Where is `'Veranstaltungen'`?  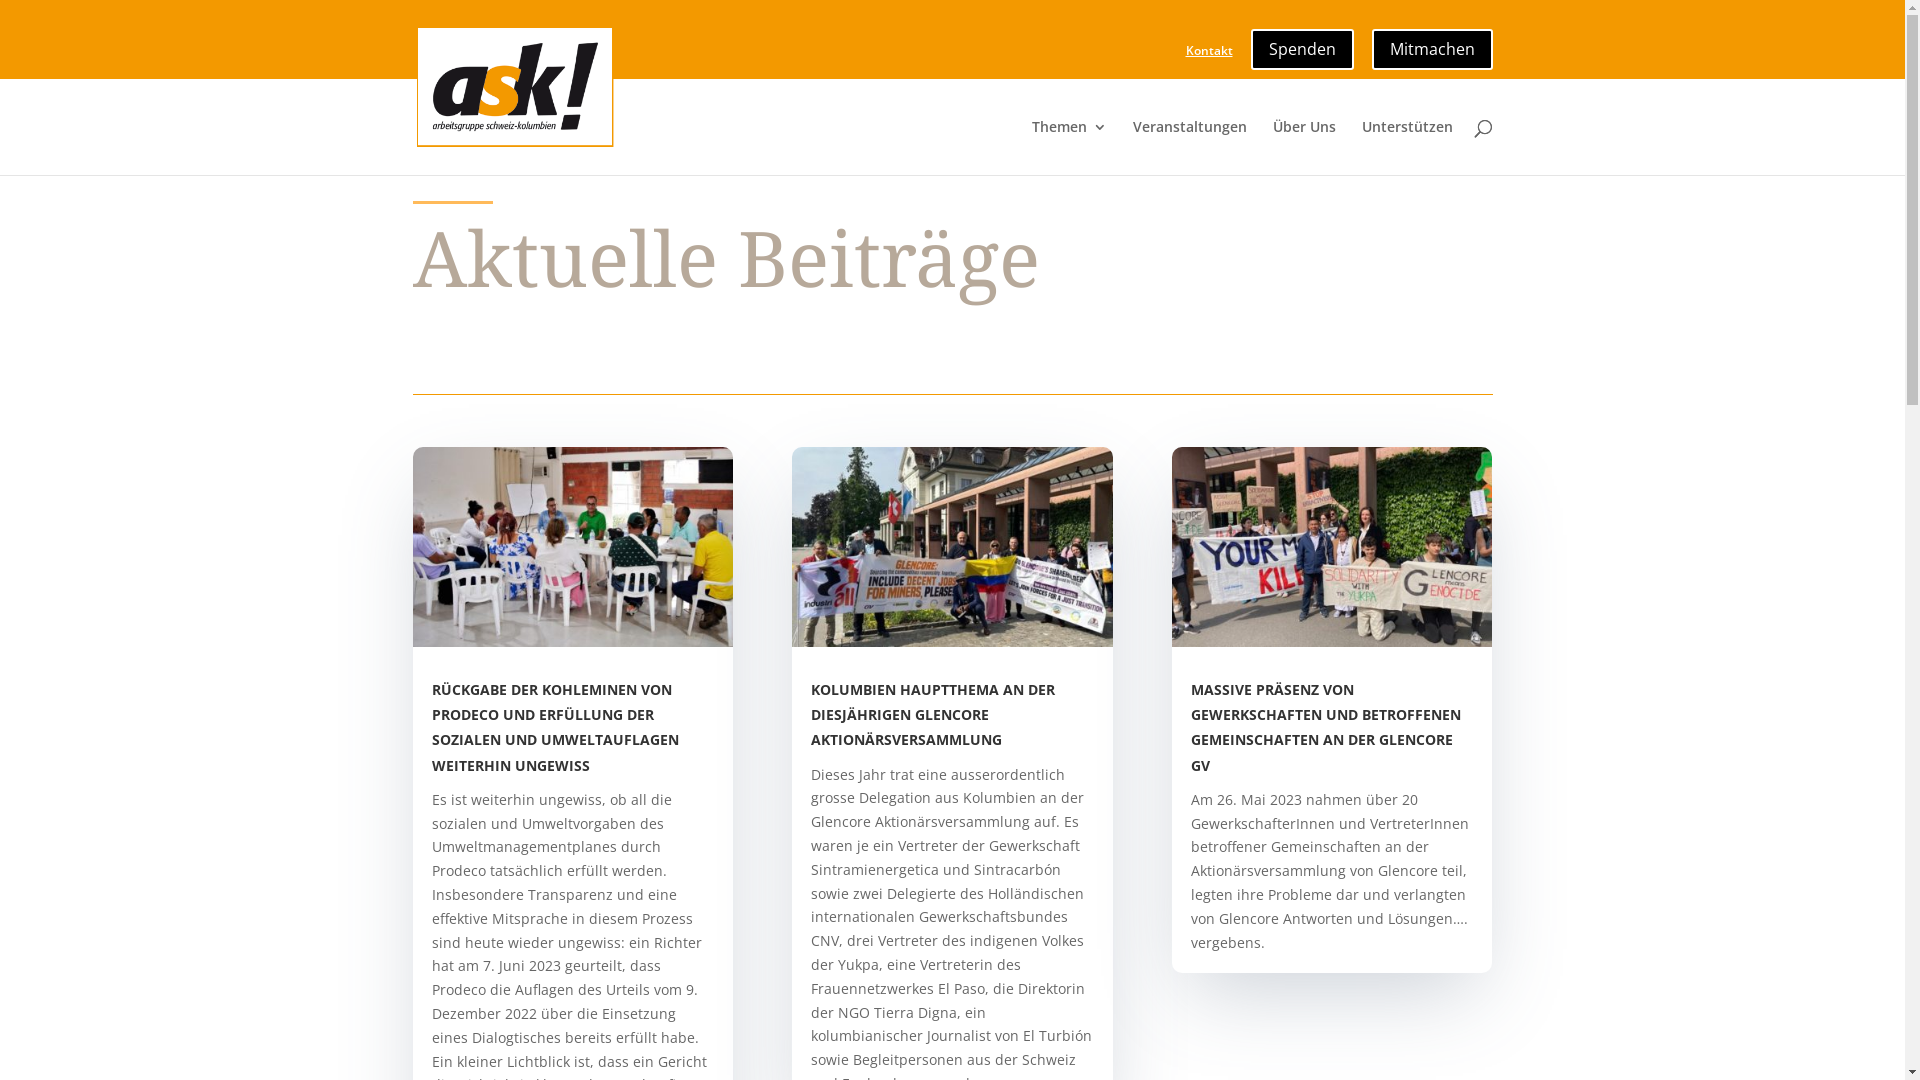 'Veranstaltungen' is located at coordinates (1189, 146).